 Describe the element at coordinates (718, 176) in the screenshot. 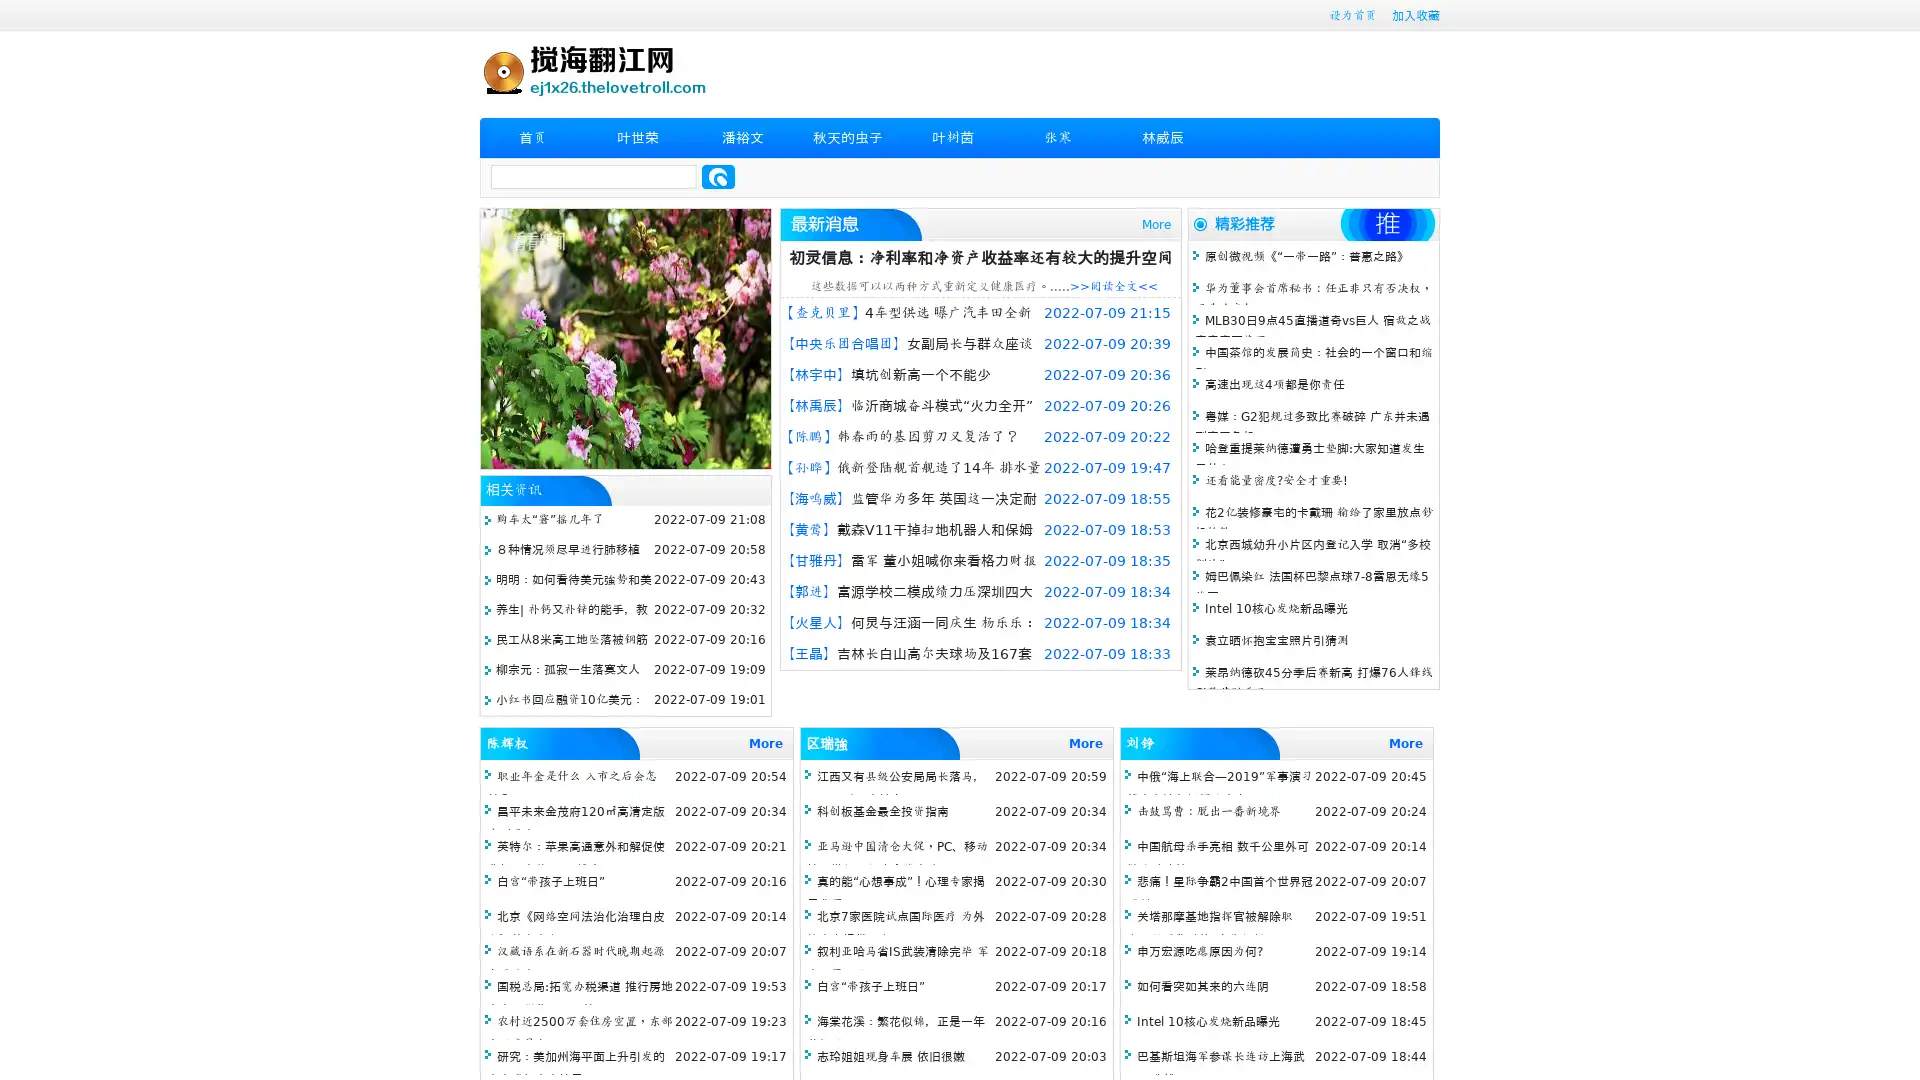

I see `Search` at that location.